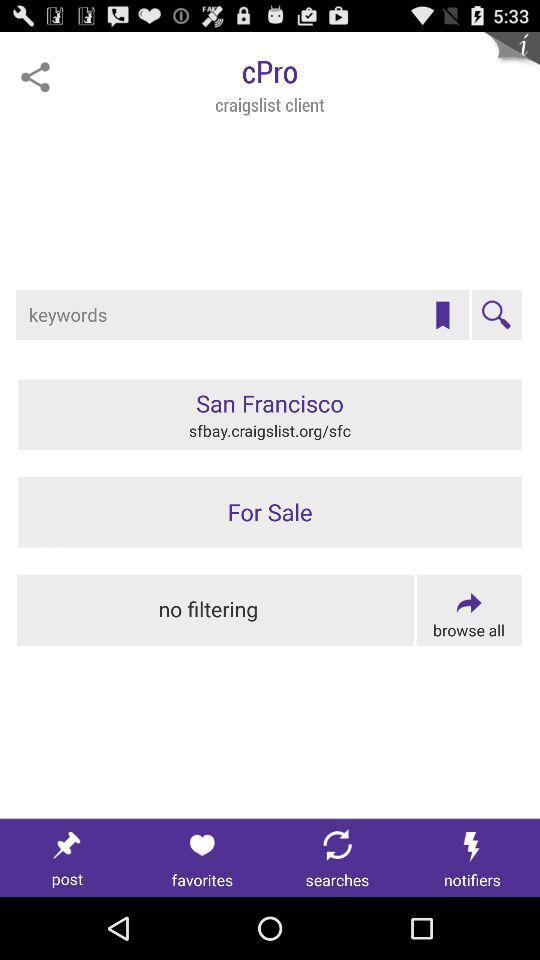  Describe the element at coordinates (214, 609) in the screenshot. I see `remove search filters` at that location.